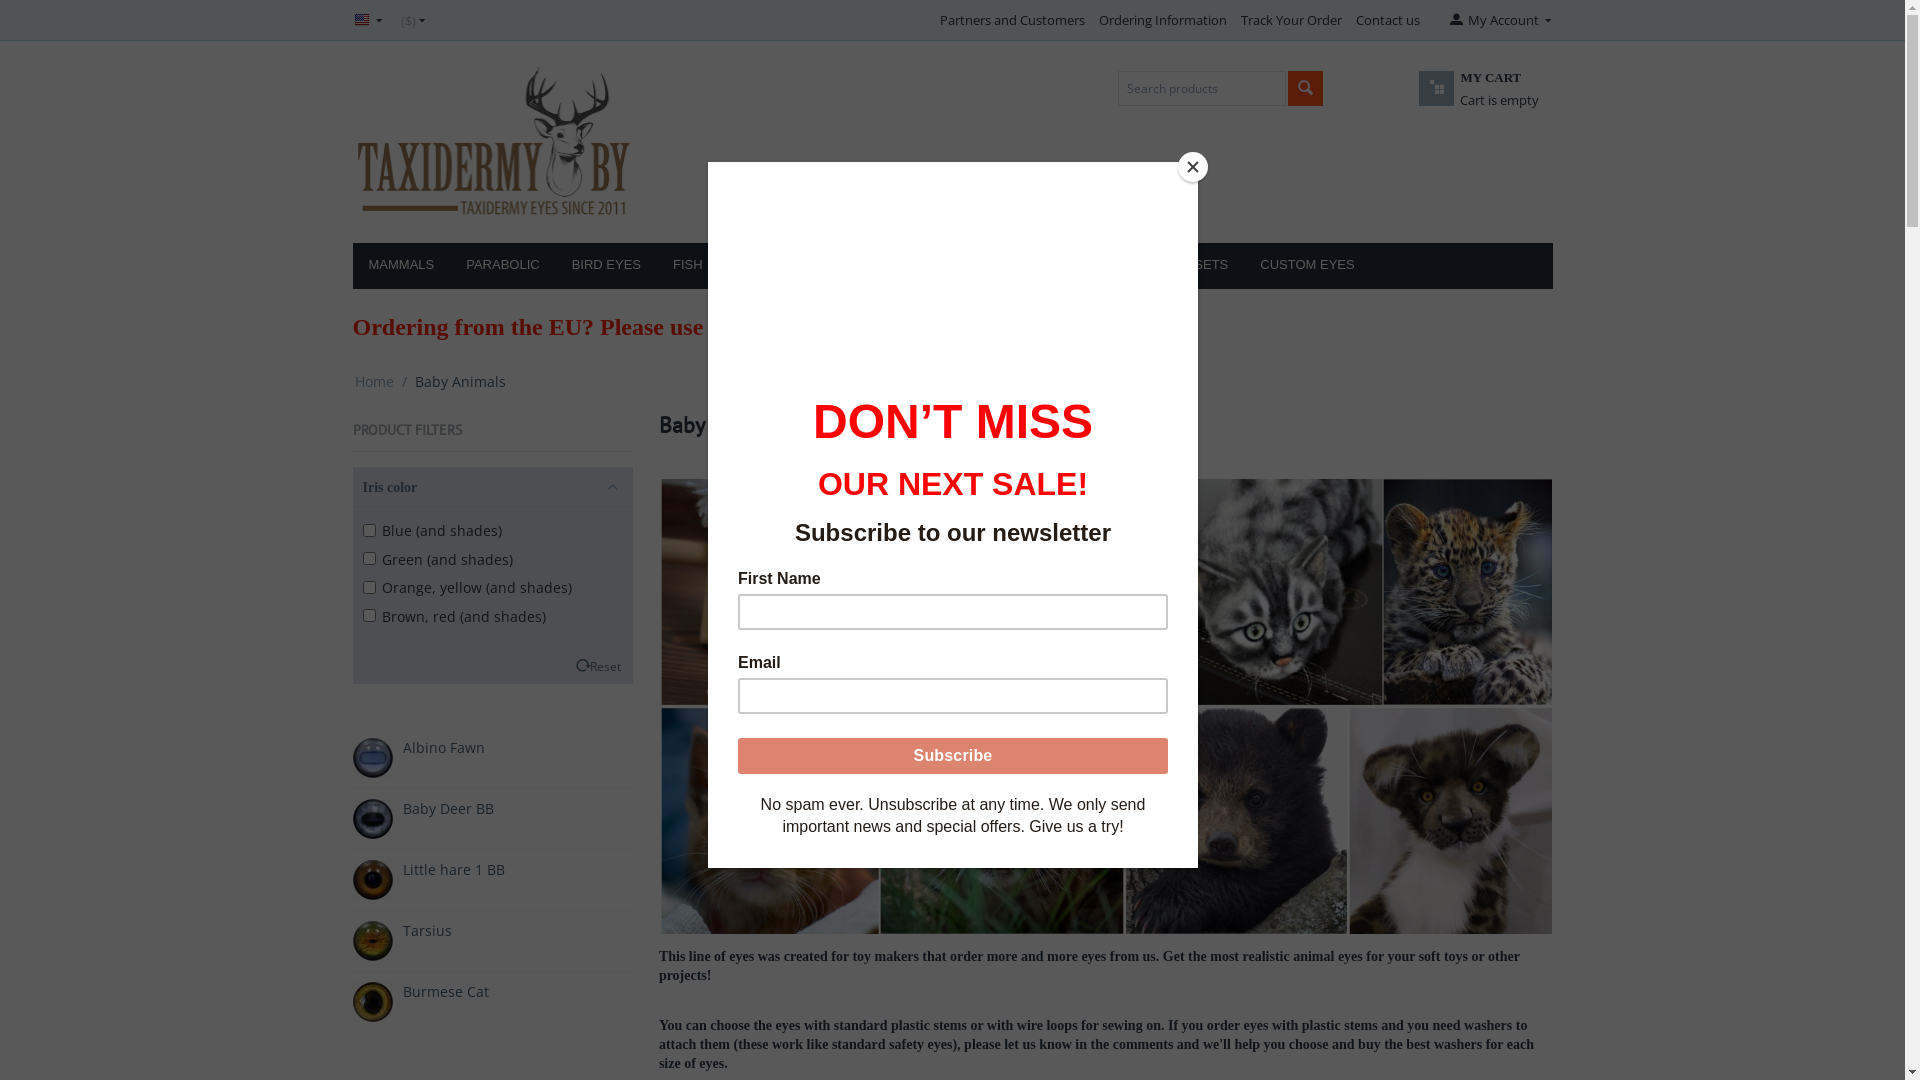 This screenshot has height=1080, width=1920. Describe the element at coordinates (502, 265) in the screenshot. I see `'PARABOLIC'` at that location.